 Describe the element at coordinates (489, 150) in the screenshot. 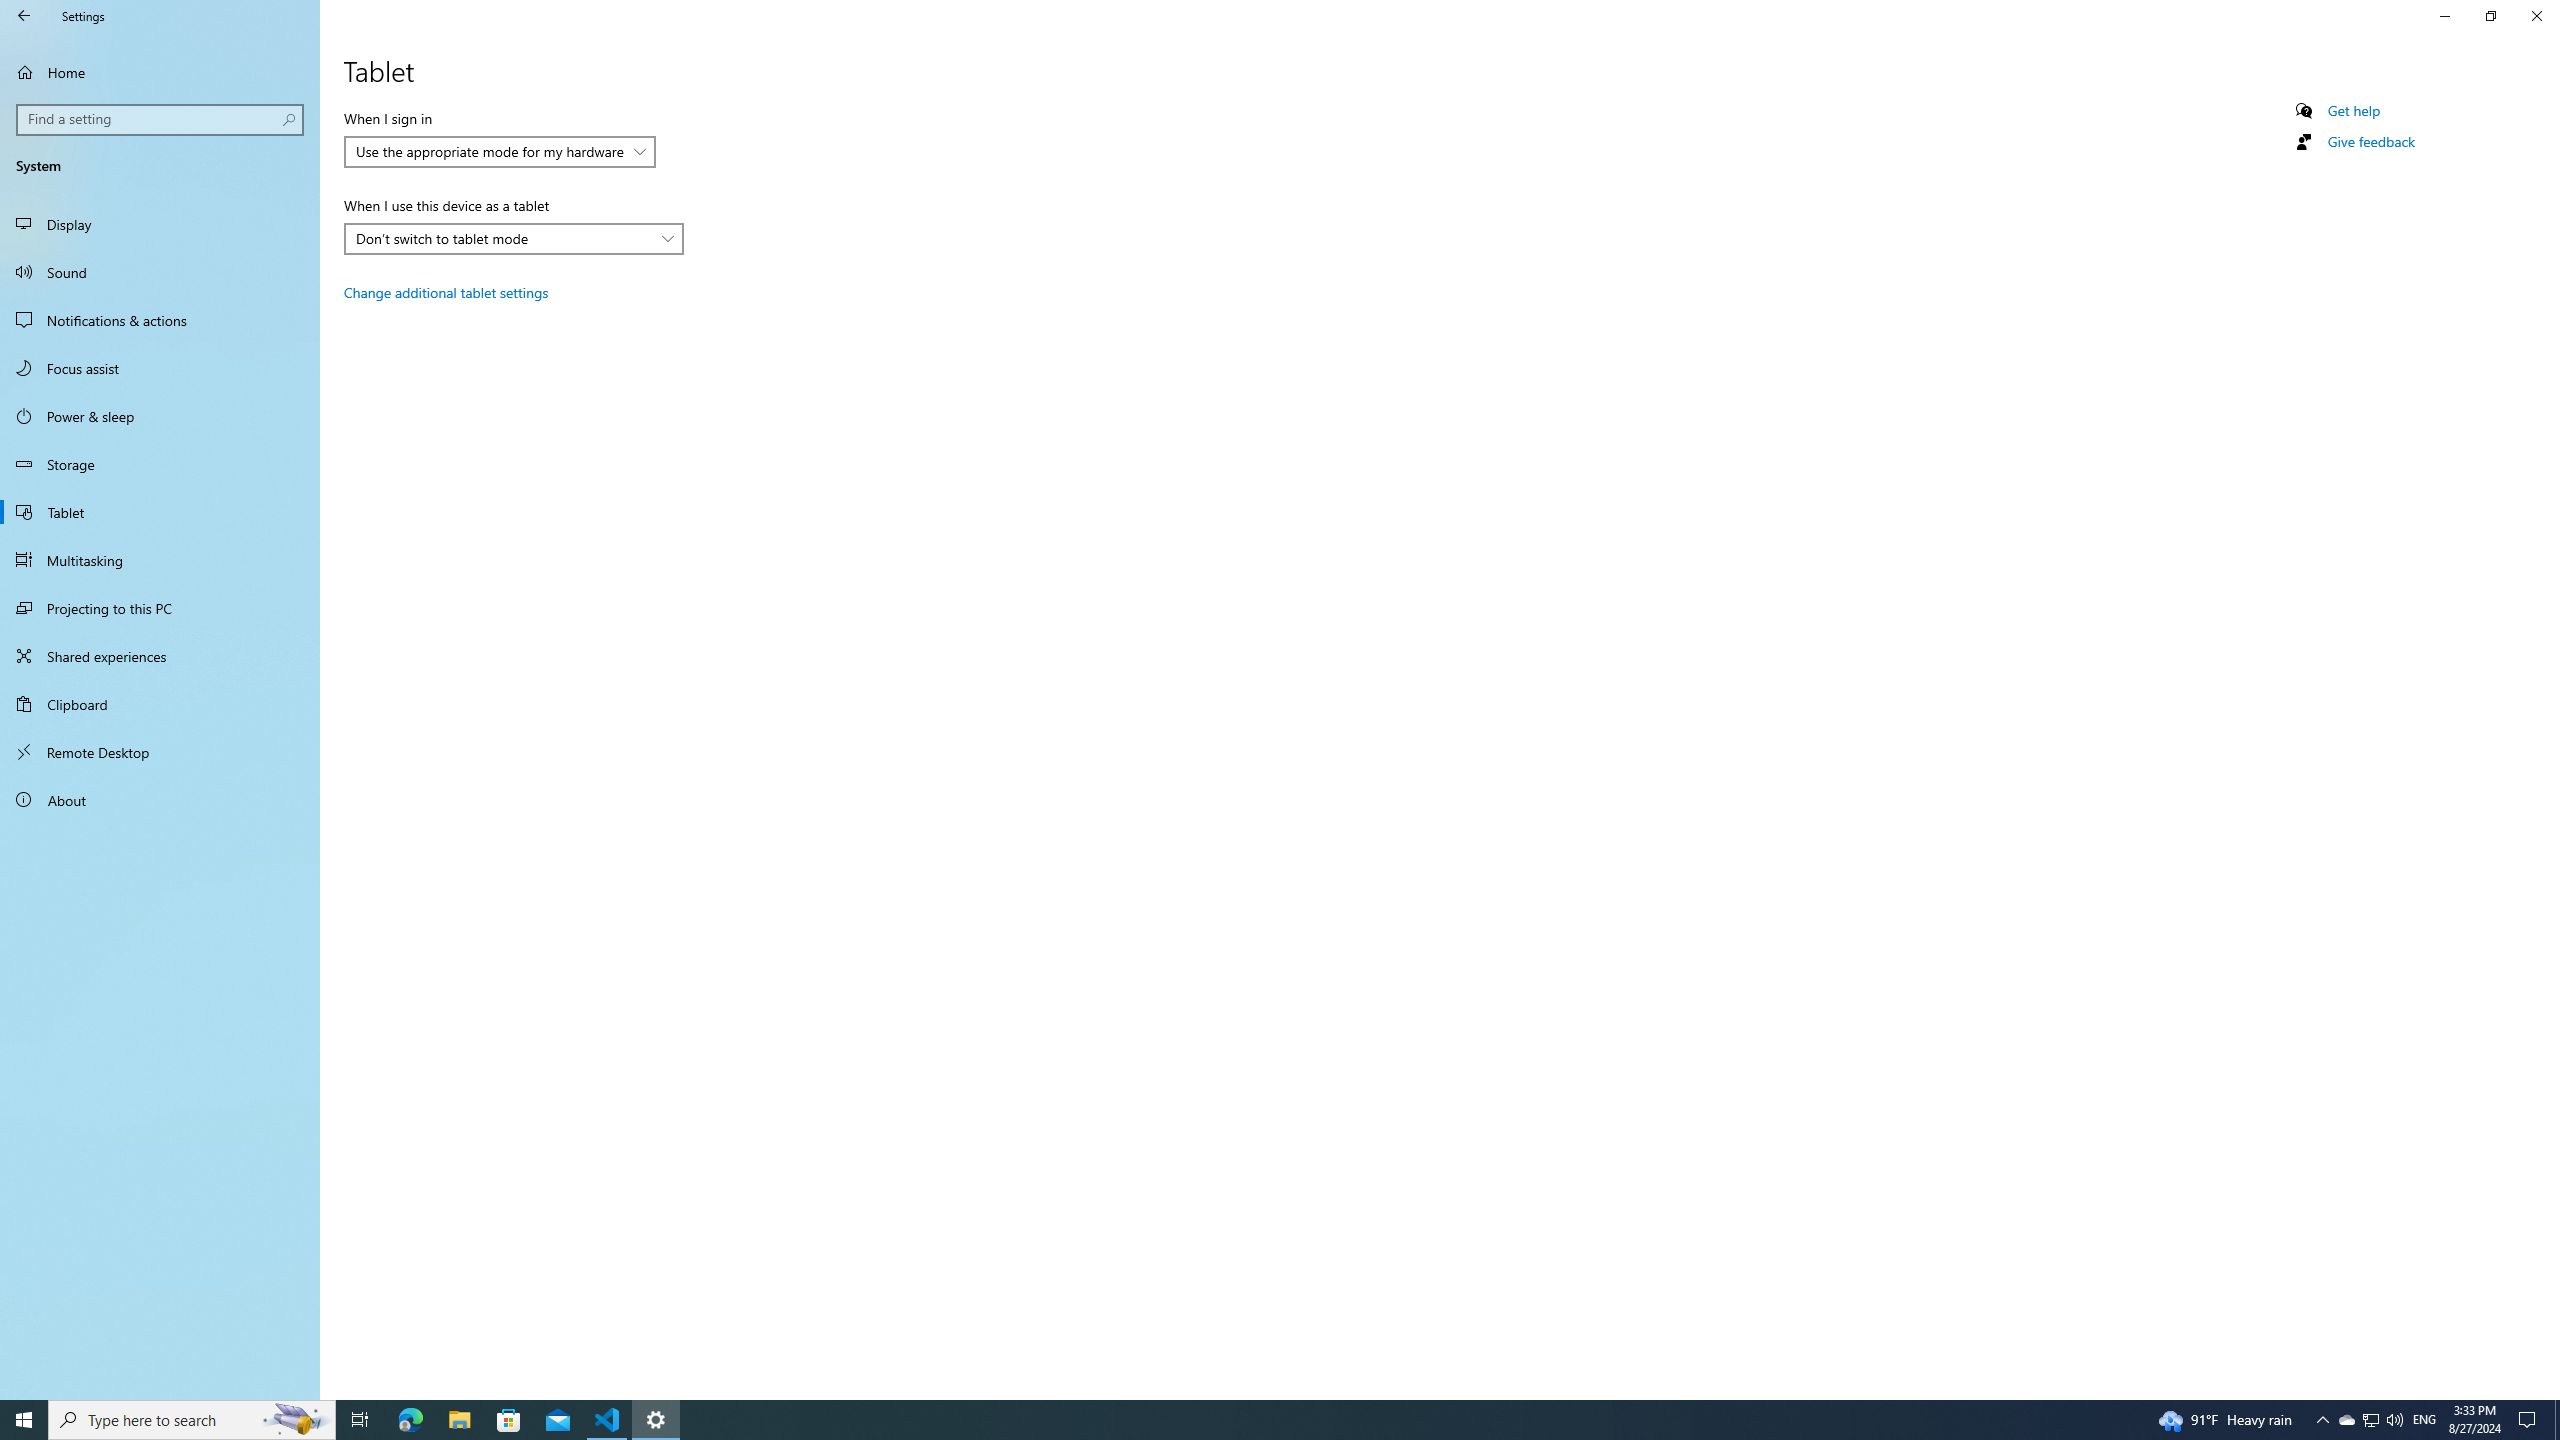

I see `'Use the appropriate mode for my hardware'` at that location.